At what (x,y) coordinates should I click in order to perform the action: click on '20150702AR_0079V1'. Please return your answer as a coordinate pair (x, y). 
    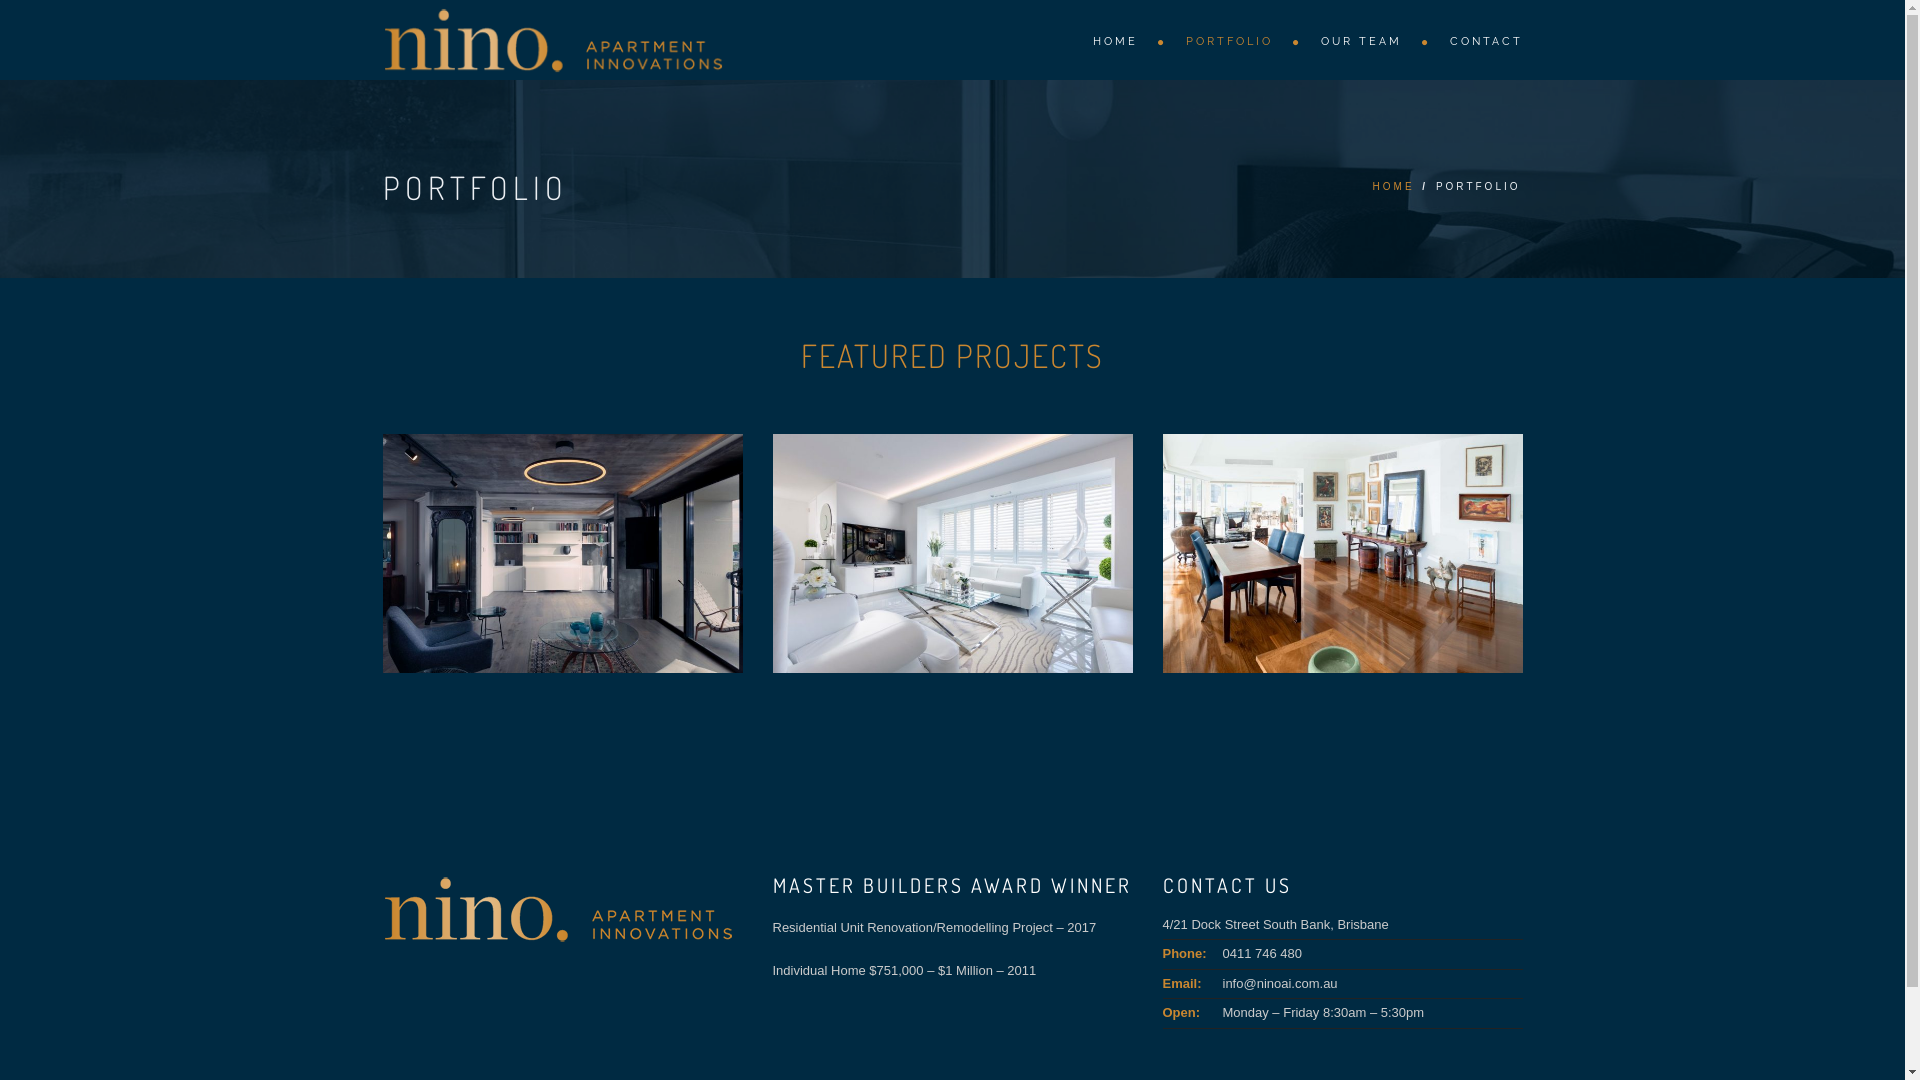
    Looking at the image, I should click on (1342, 554).